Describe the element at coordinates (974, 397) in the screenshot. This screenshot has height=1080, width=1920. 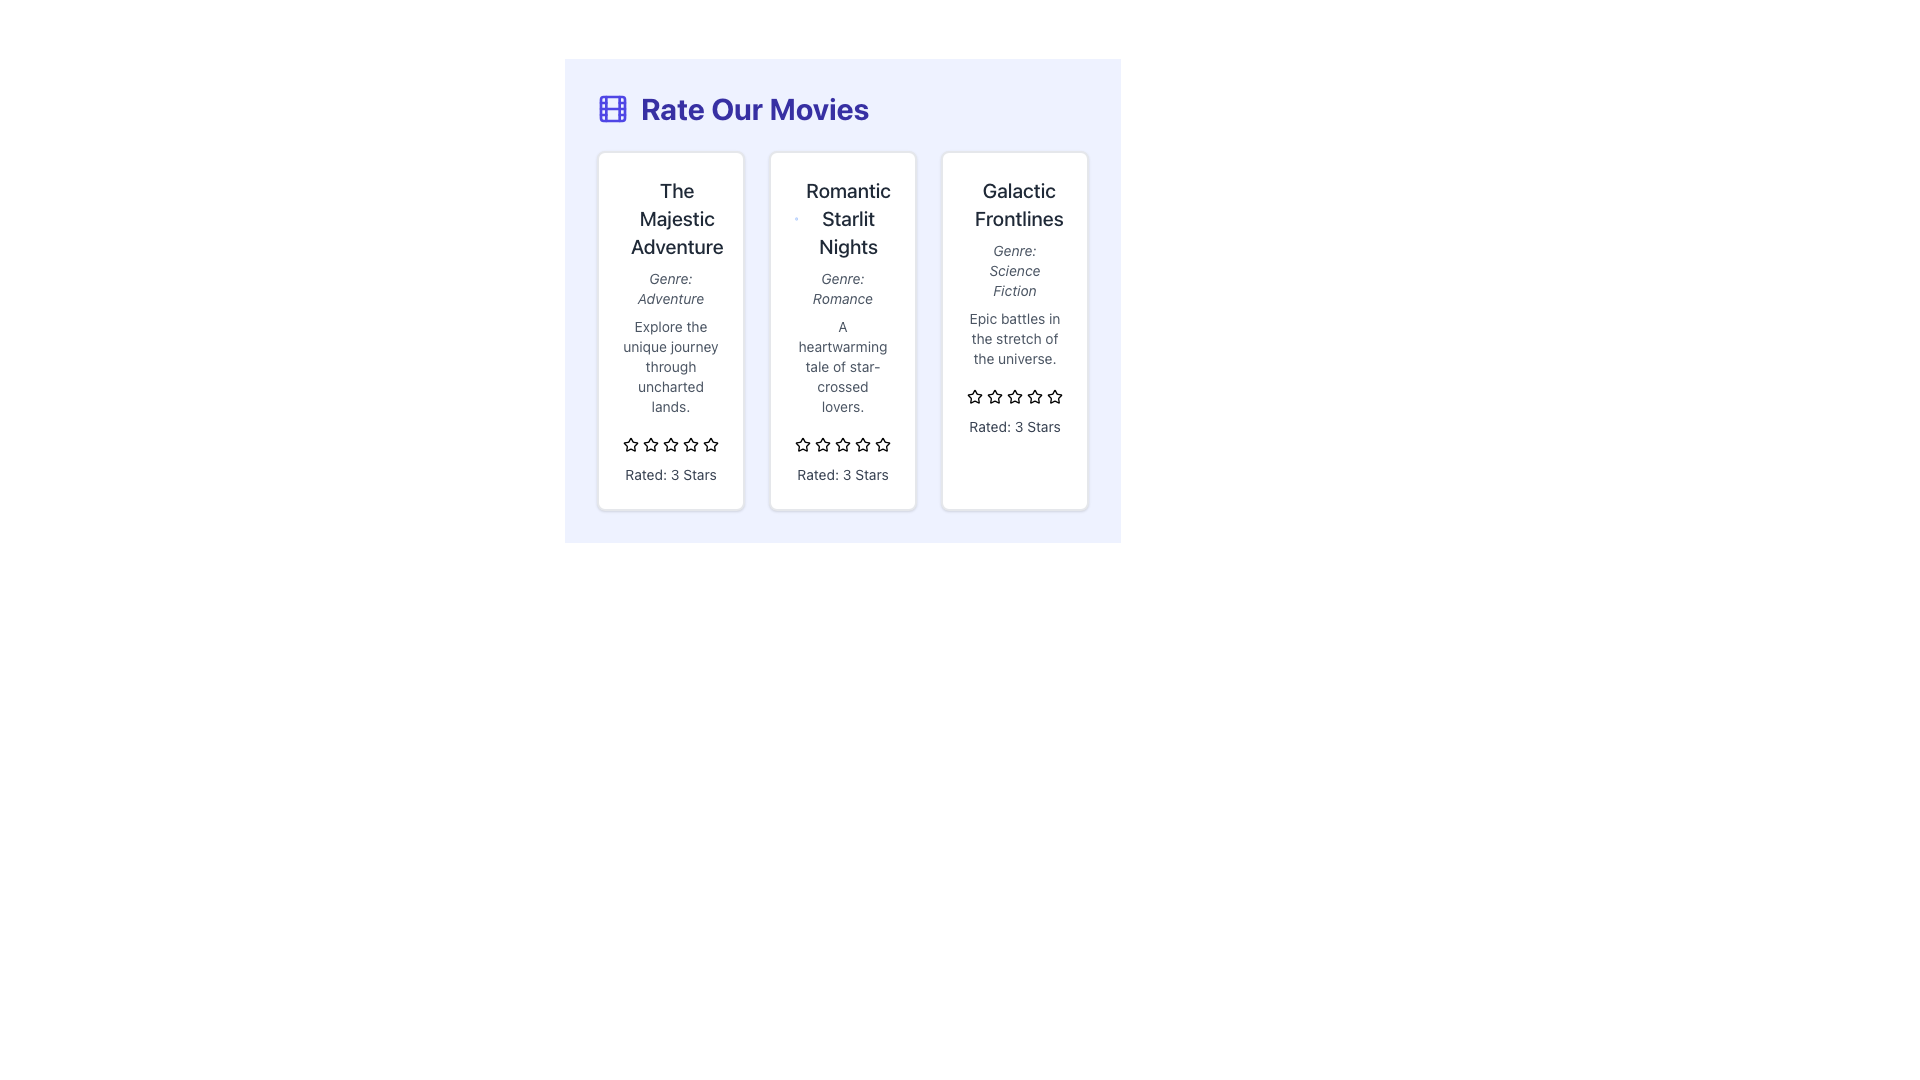
I see `the first star-shaped icon used for rating in the 'Galactic Frontlines' item to trigger a visual response` at that location.